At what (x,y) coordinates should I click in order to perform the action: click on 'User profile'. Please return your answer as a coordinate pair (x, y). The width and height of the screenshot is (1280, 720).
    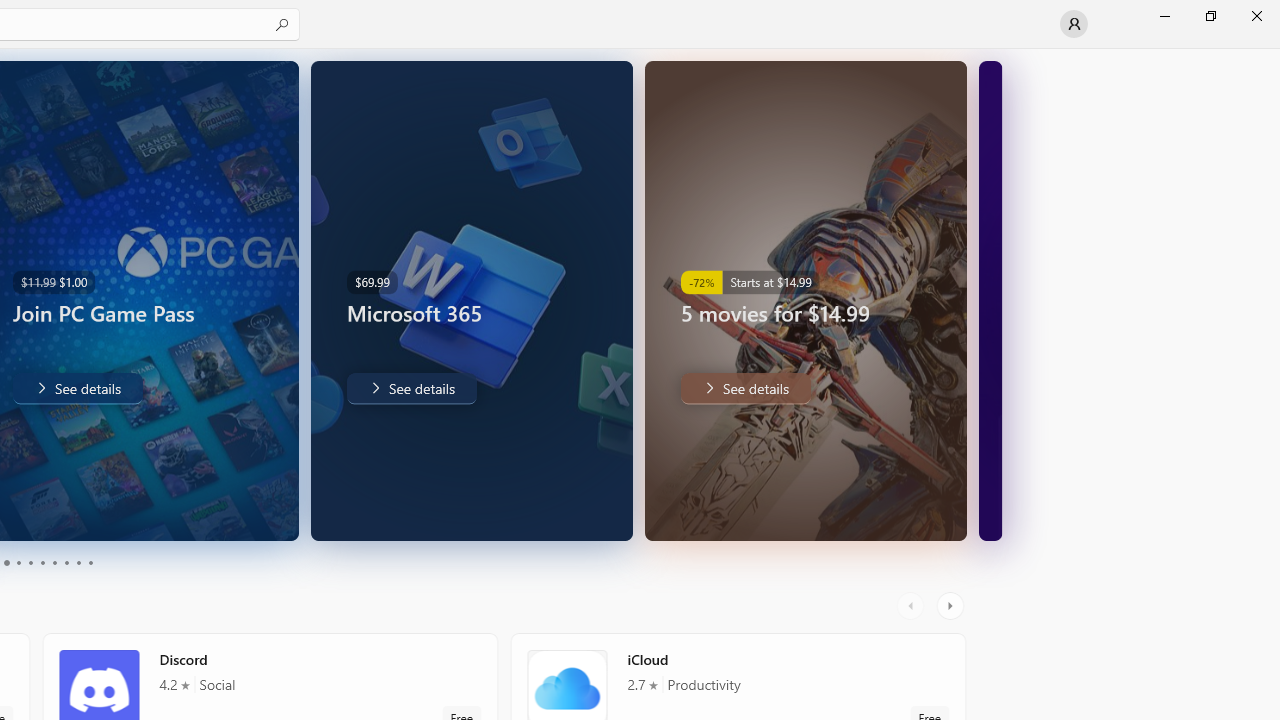
    Looking at the image, I should click on (1072, 24).